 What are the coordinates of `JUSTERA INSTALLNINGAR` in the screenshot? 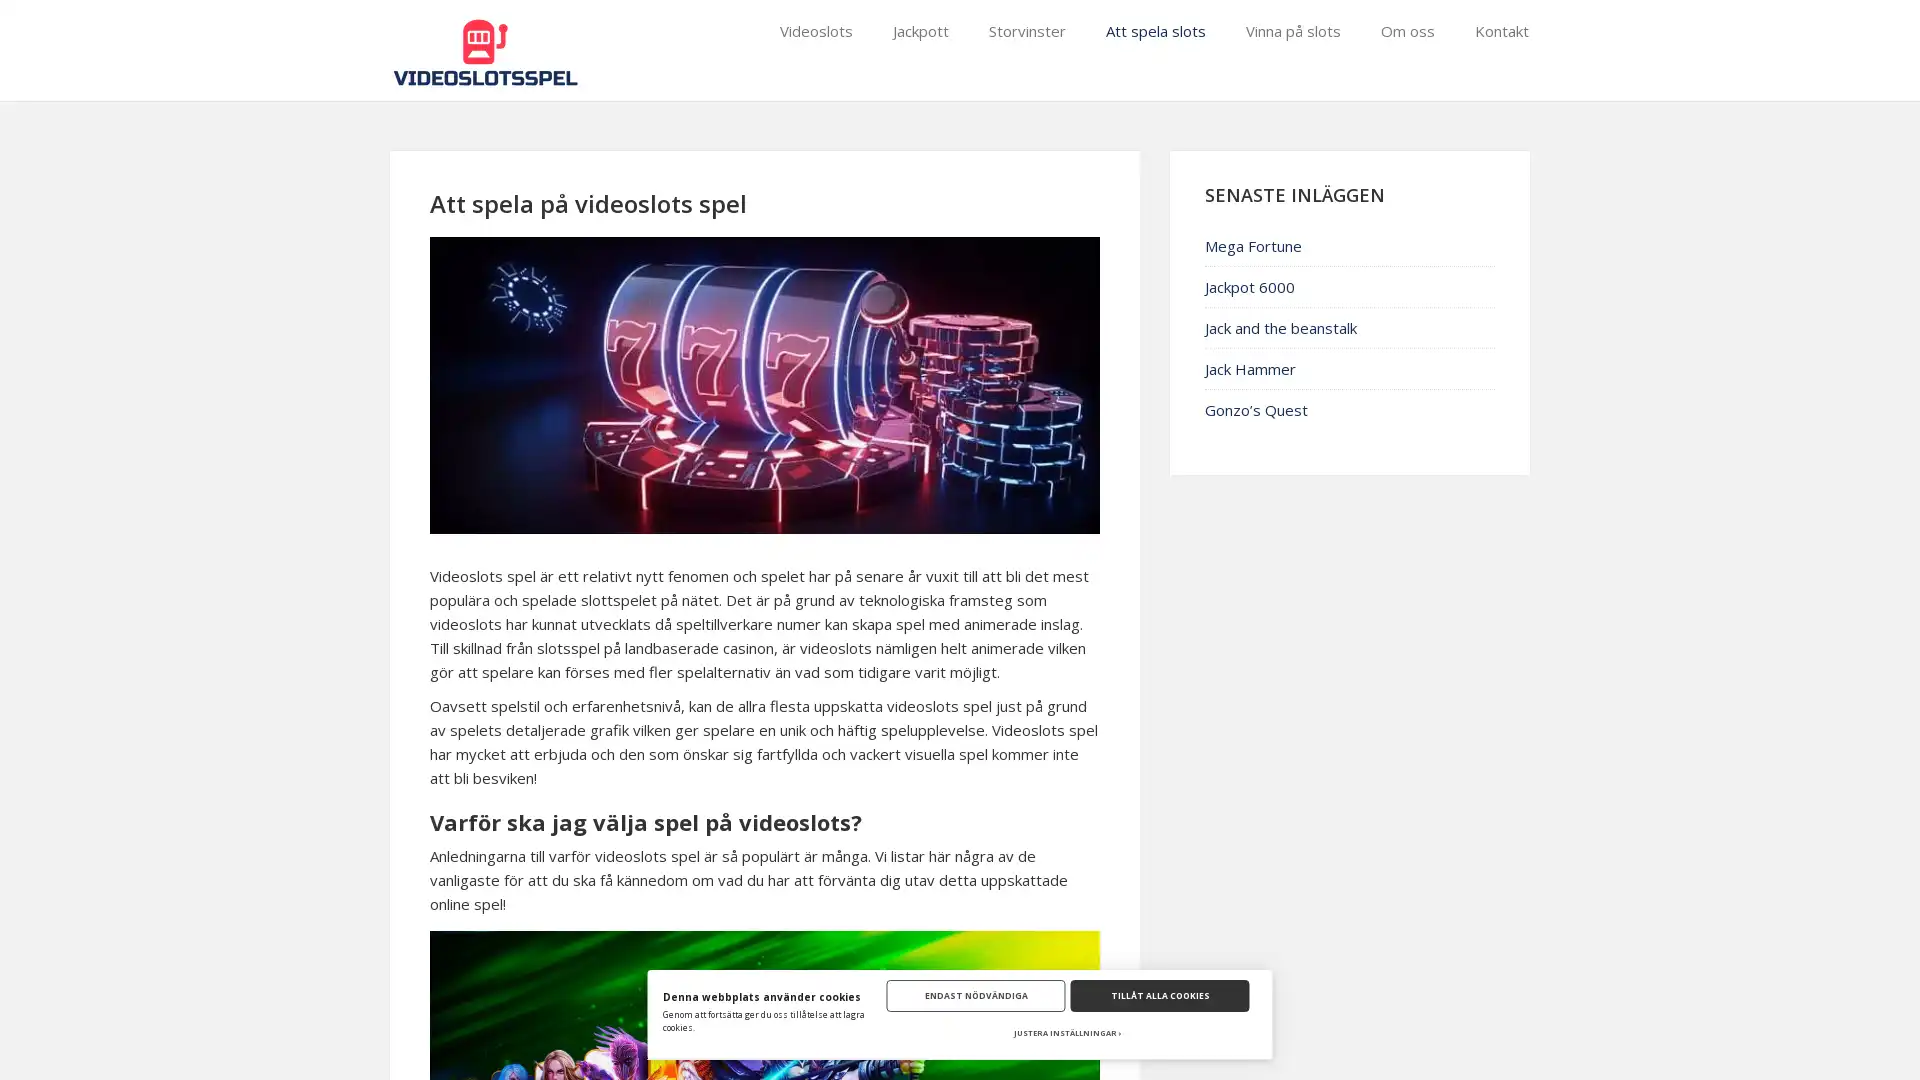 It's located at (1067, 1033).